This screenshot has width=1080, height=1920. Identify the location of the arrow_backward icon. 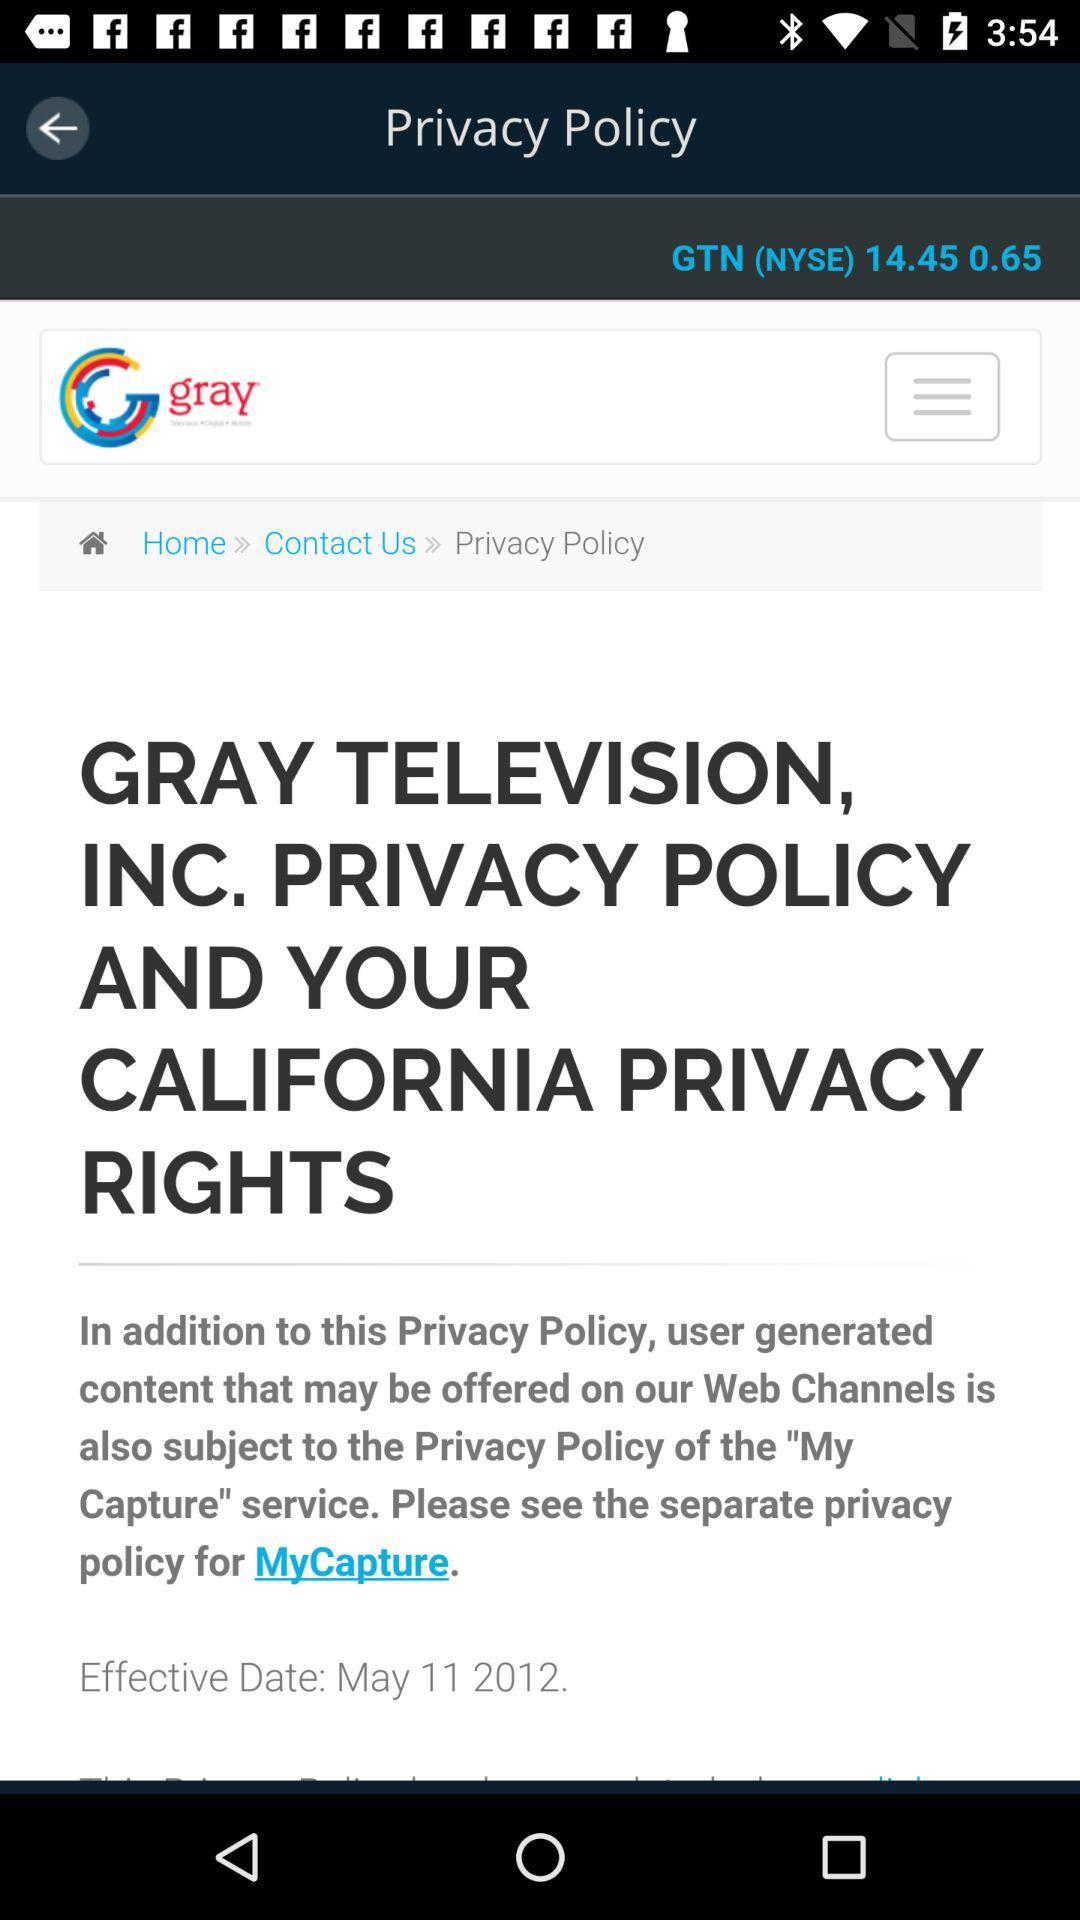
(56, 127).